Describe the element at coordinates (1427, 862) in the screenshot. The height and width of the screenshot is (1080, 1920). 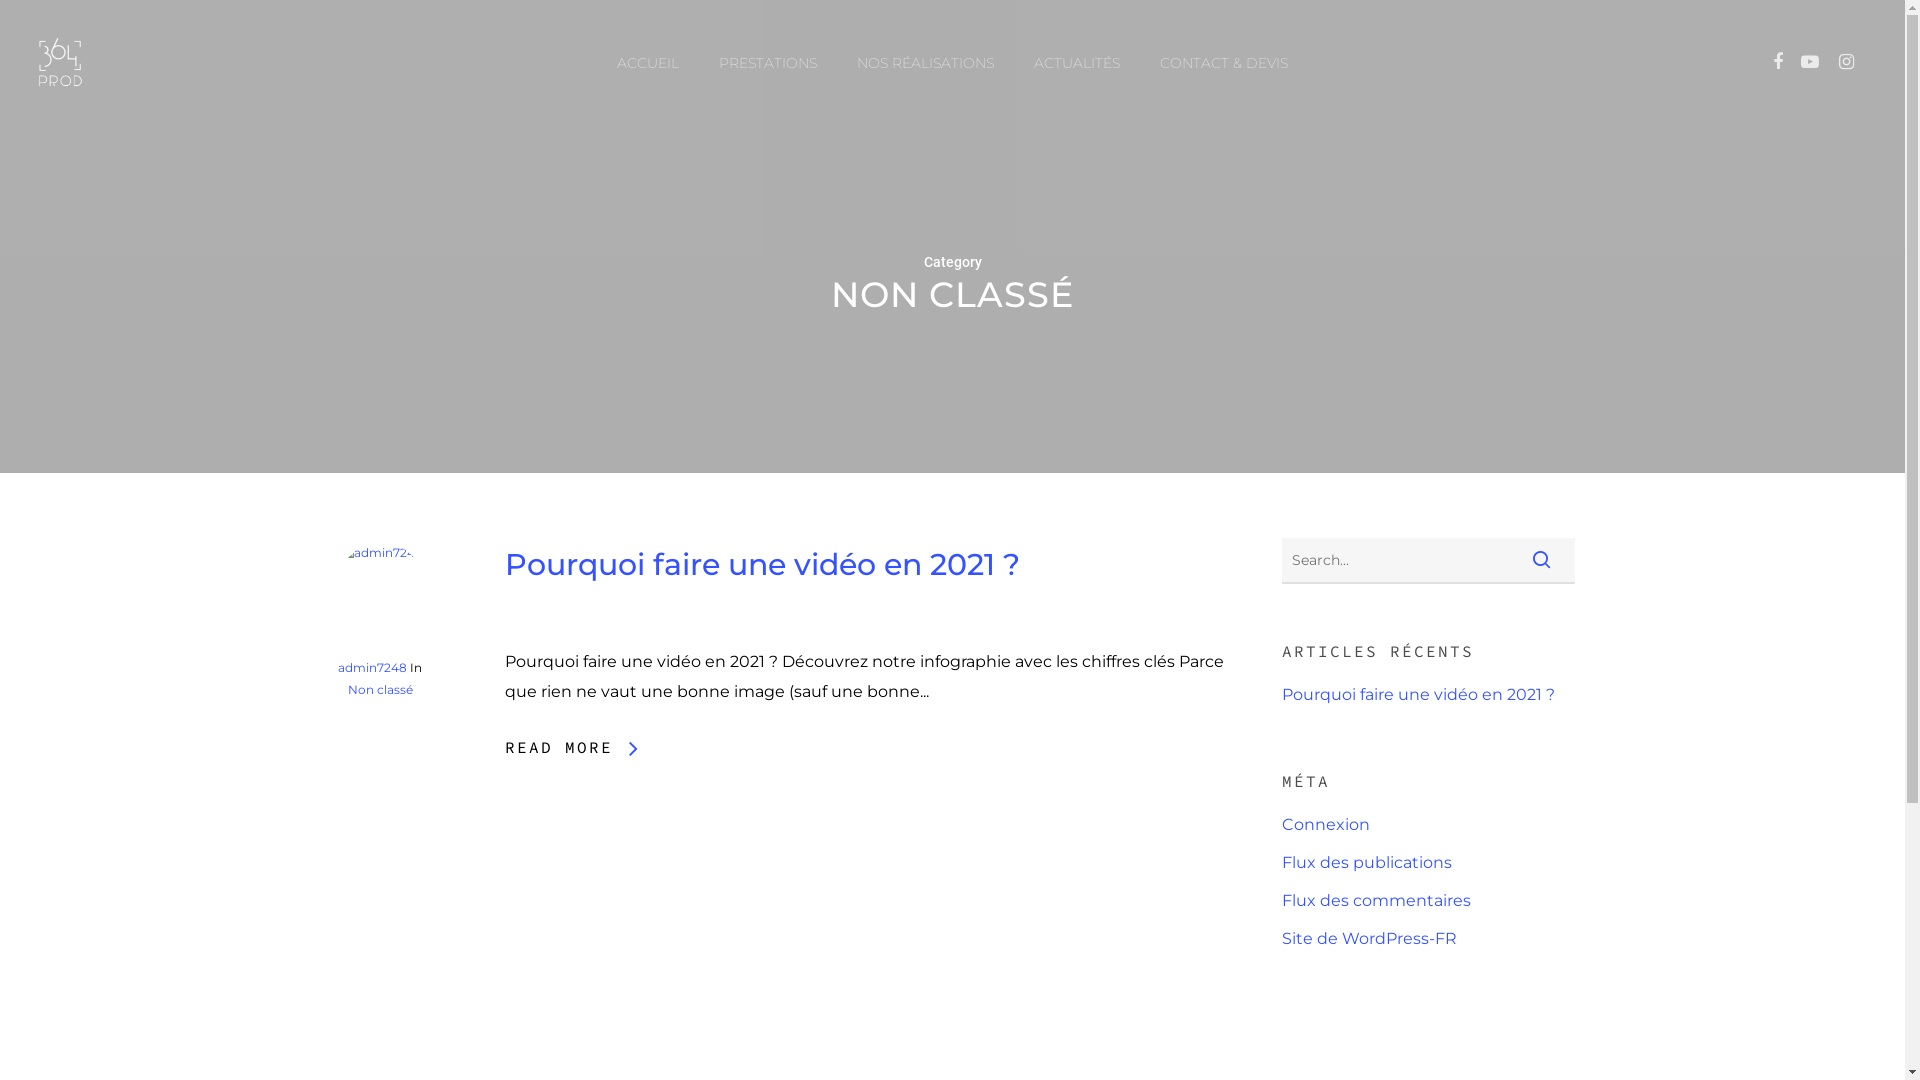
I see `'Flux des publications'` at that location.